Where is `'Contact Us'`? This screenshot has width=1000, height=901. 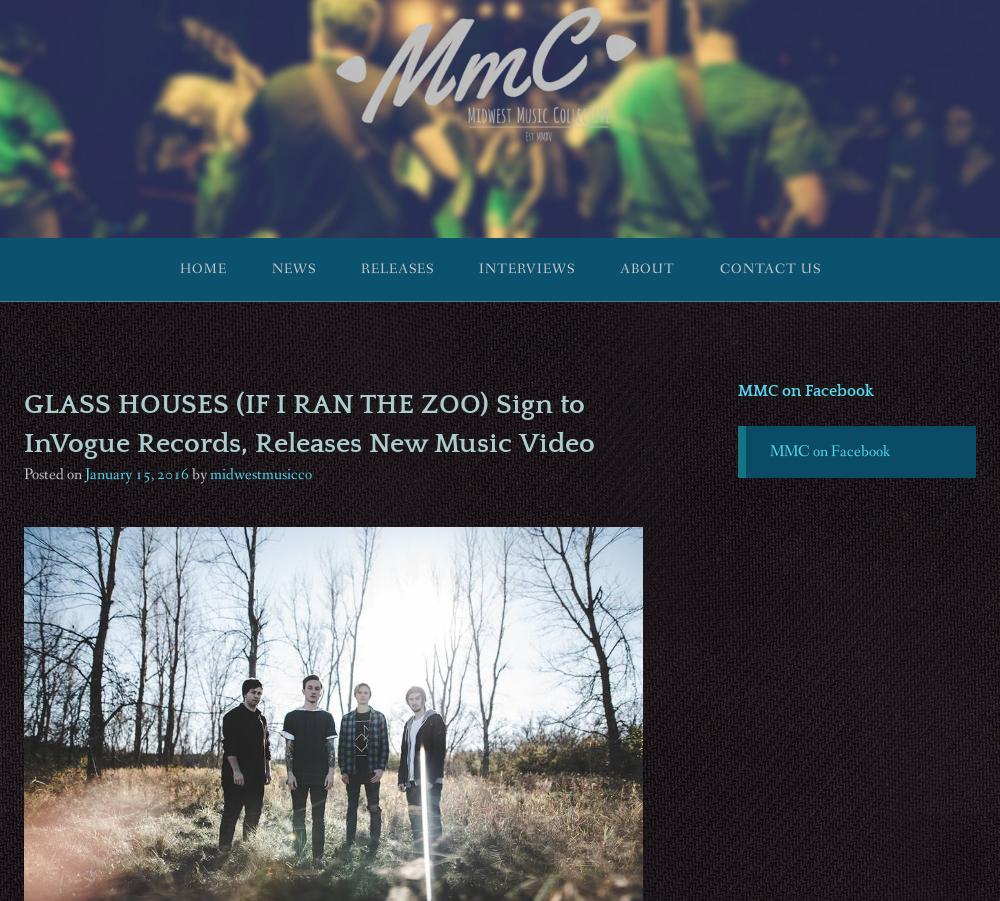
'Contact Us' is located at coordinates (769, 268).